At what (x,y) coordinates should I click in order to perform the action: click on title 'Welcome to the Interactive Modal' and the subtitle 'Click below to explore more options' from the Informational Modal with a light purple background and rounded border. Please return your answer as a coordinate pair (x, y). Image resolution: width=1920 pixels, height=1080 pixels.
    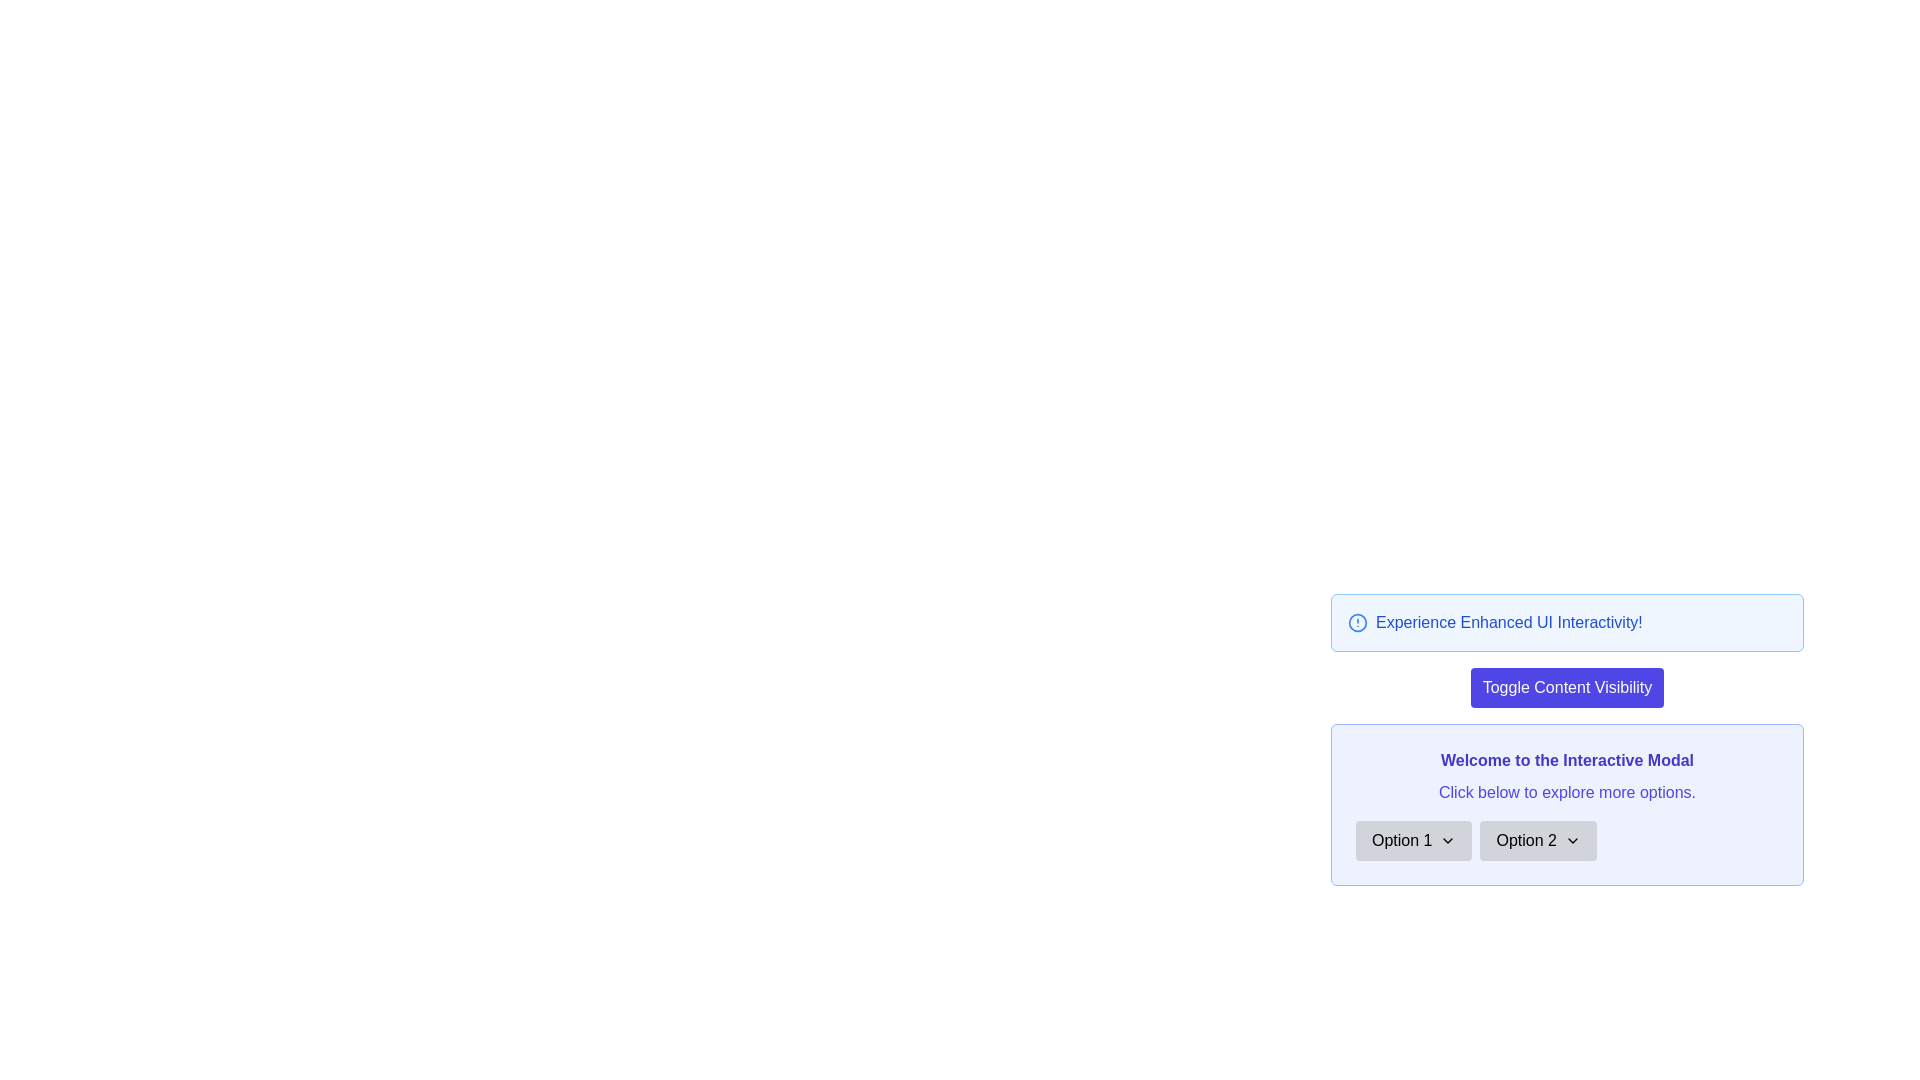
    Looking at the image, I should click on (1566, 740).